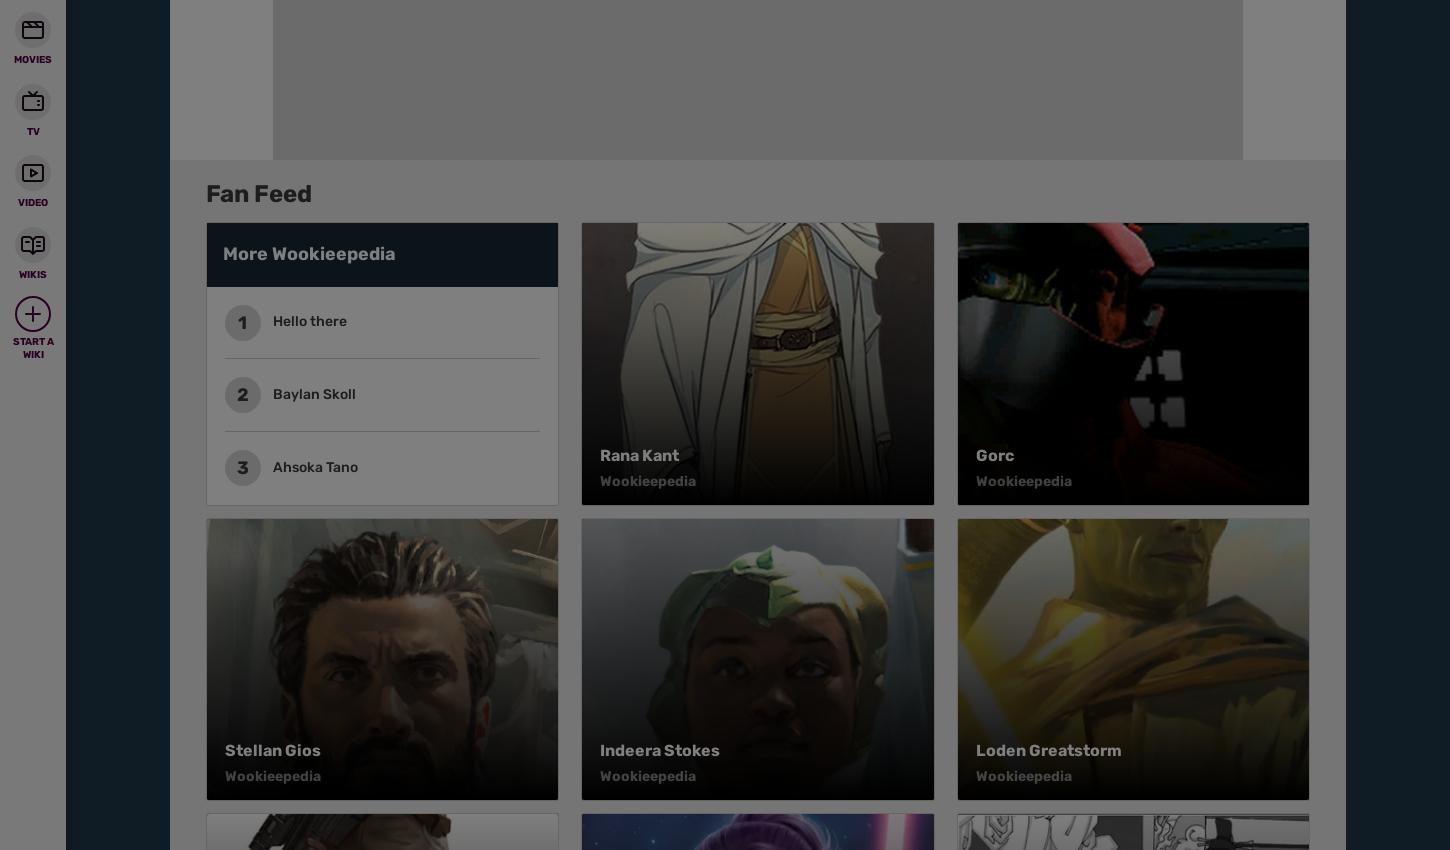 Image resolution: width=1450 pixels, height=850 pixels. What do you see at coordinates (793, 14) in the screenshot?
I see `'Support'` at bounding box center [793, 14].